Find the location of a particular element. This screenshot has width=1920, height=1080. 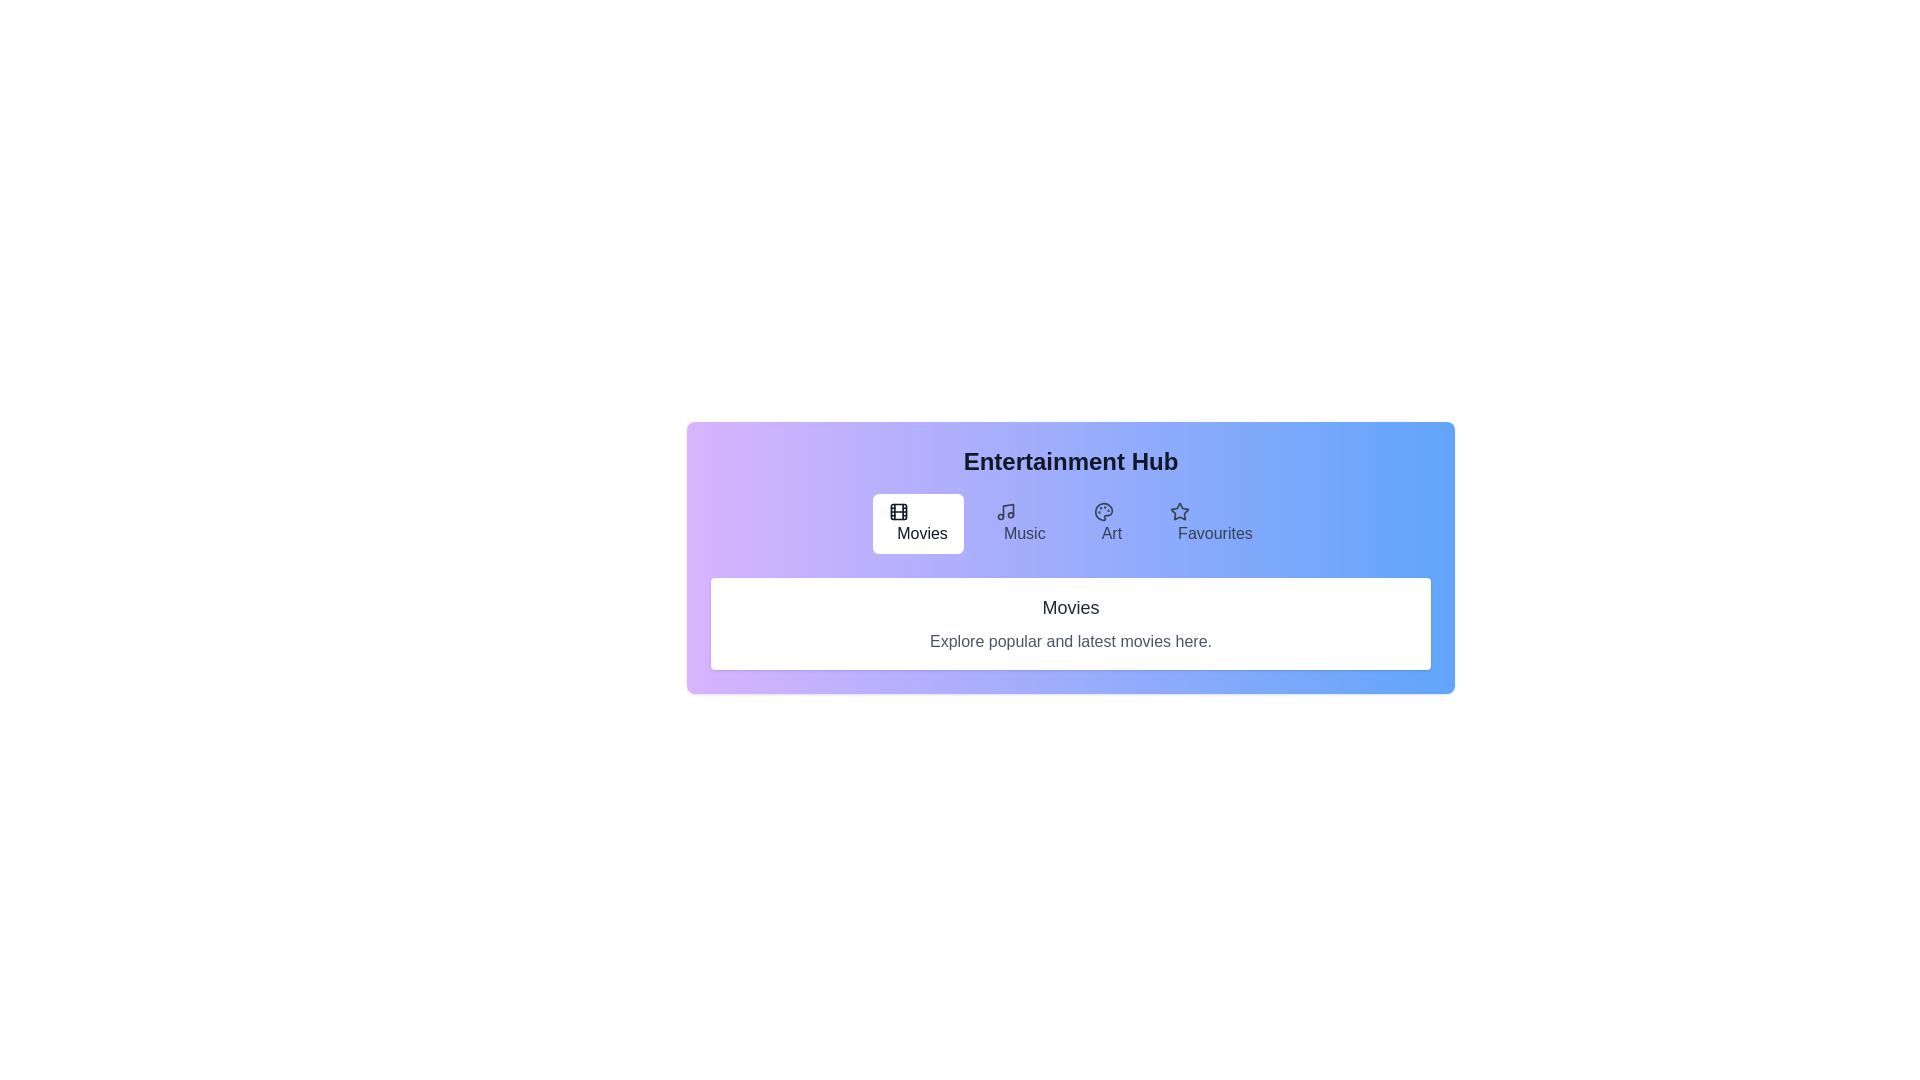

the Art tab by clicking on the corresponding tab button is located at coordinates (1106, 523).